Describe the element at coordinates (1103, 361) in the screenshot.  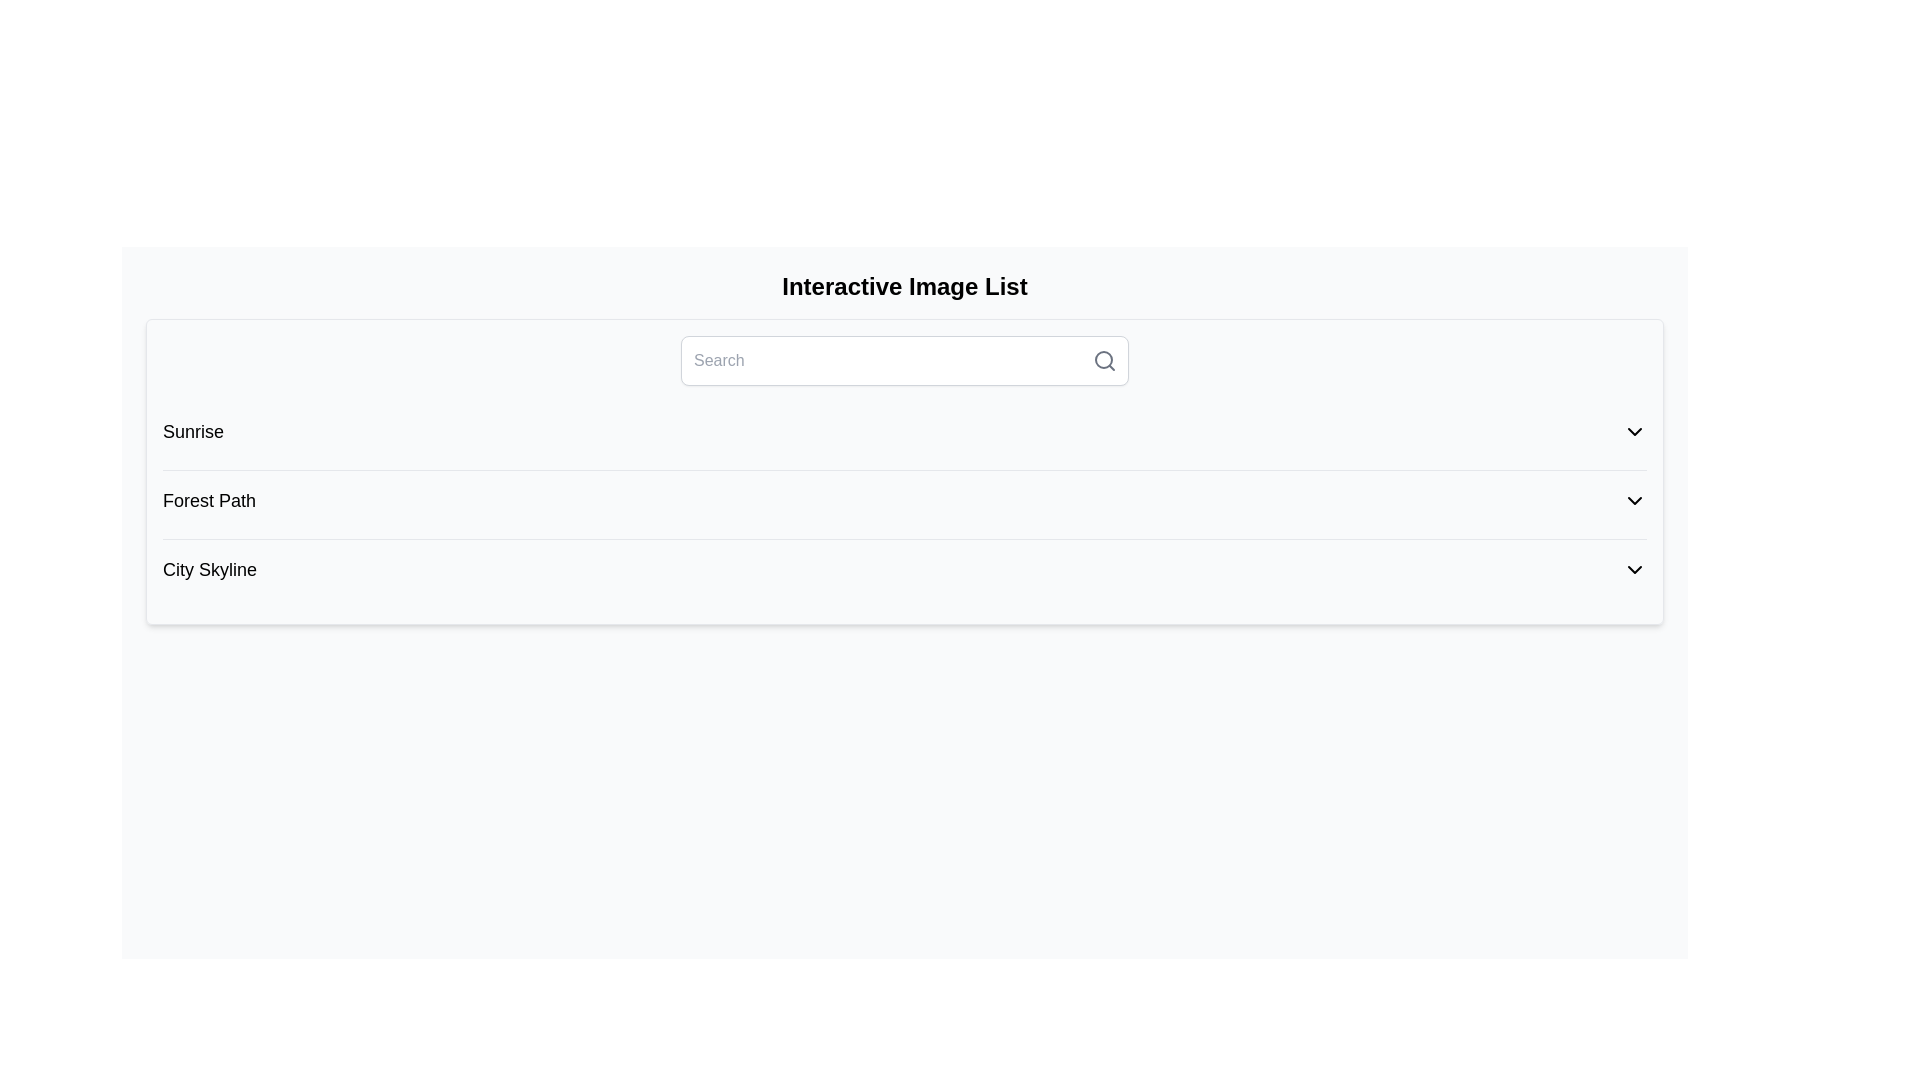
I see `the search icon located on the right side of the search bar to trigger a tooltip or visual feedback` at that location.